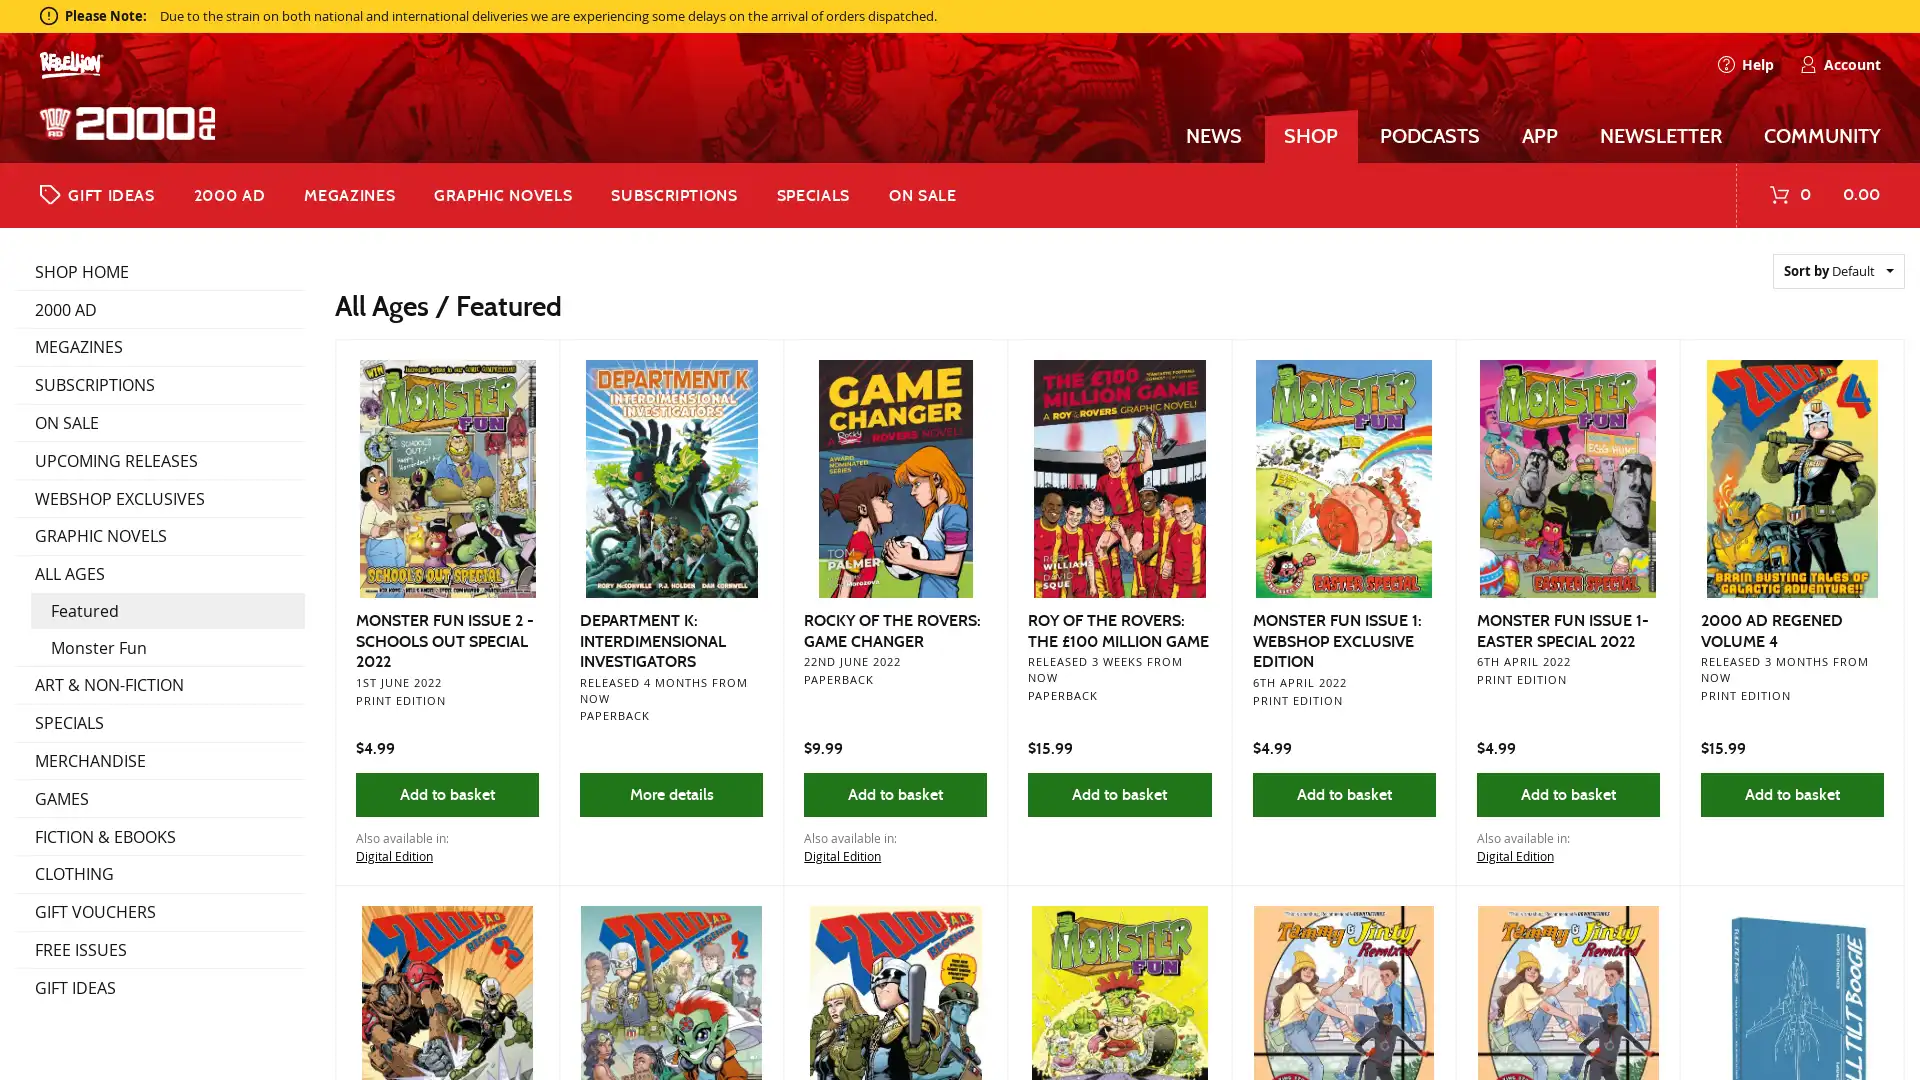 The width and height of the screenshot is (1920, 1080). Describe the element at coordinates (1118, 793) in the screenshot. I see `Add to basket` at that location.